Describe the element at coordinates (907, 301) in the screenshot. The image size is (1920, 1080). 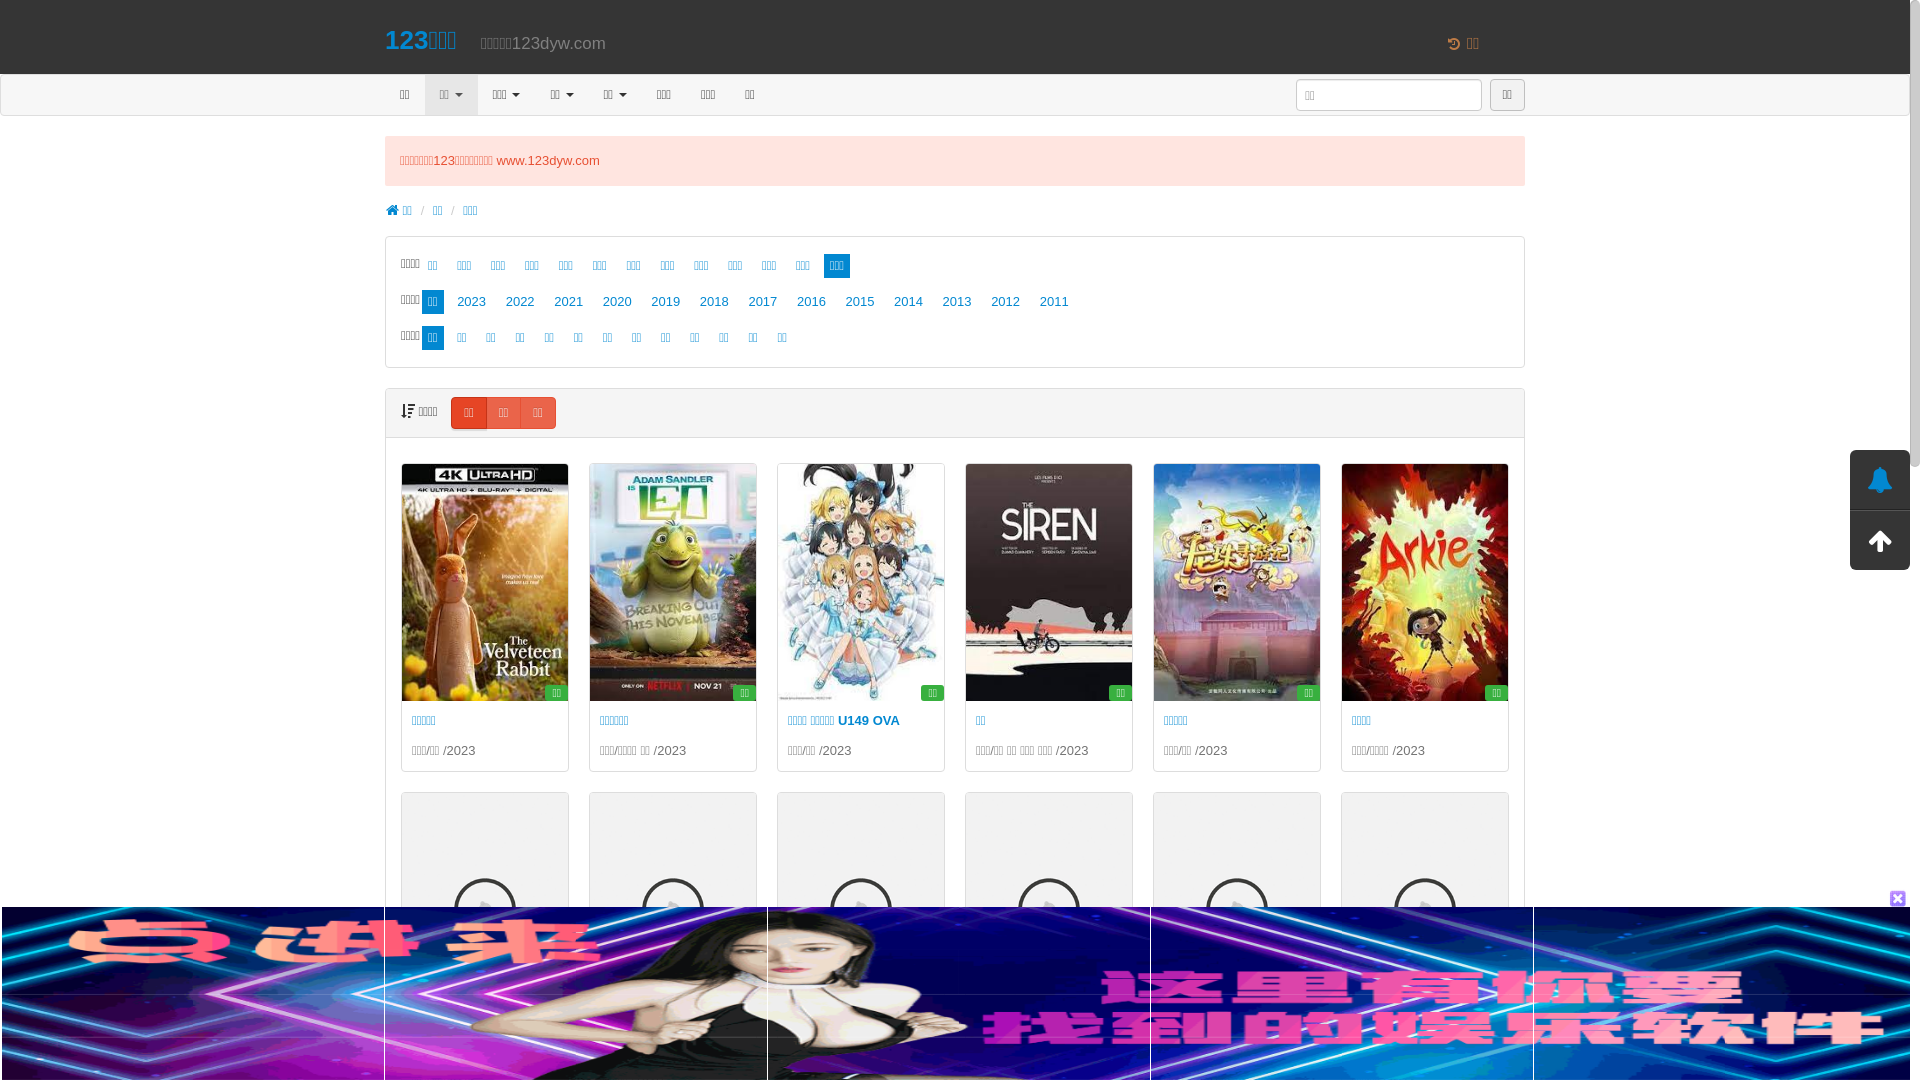
I see `'2014'` at that location.